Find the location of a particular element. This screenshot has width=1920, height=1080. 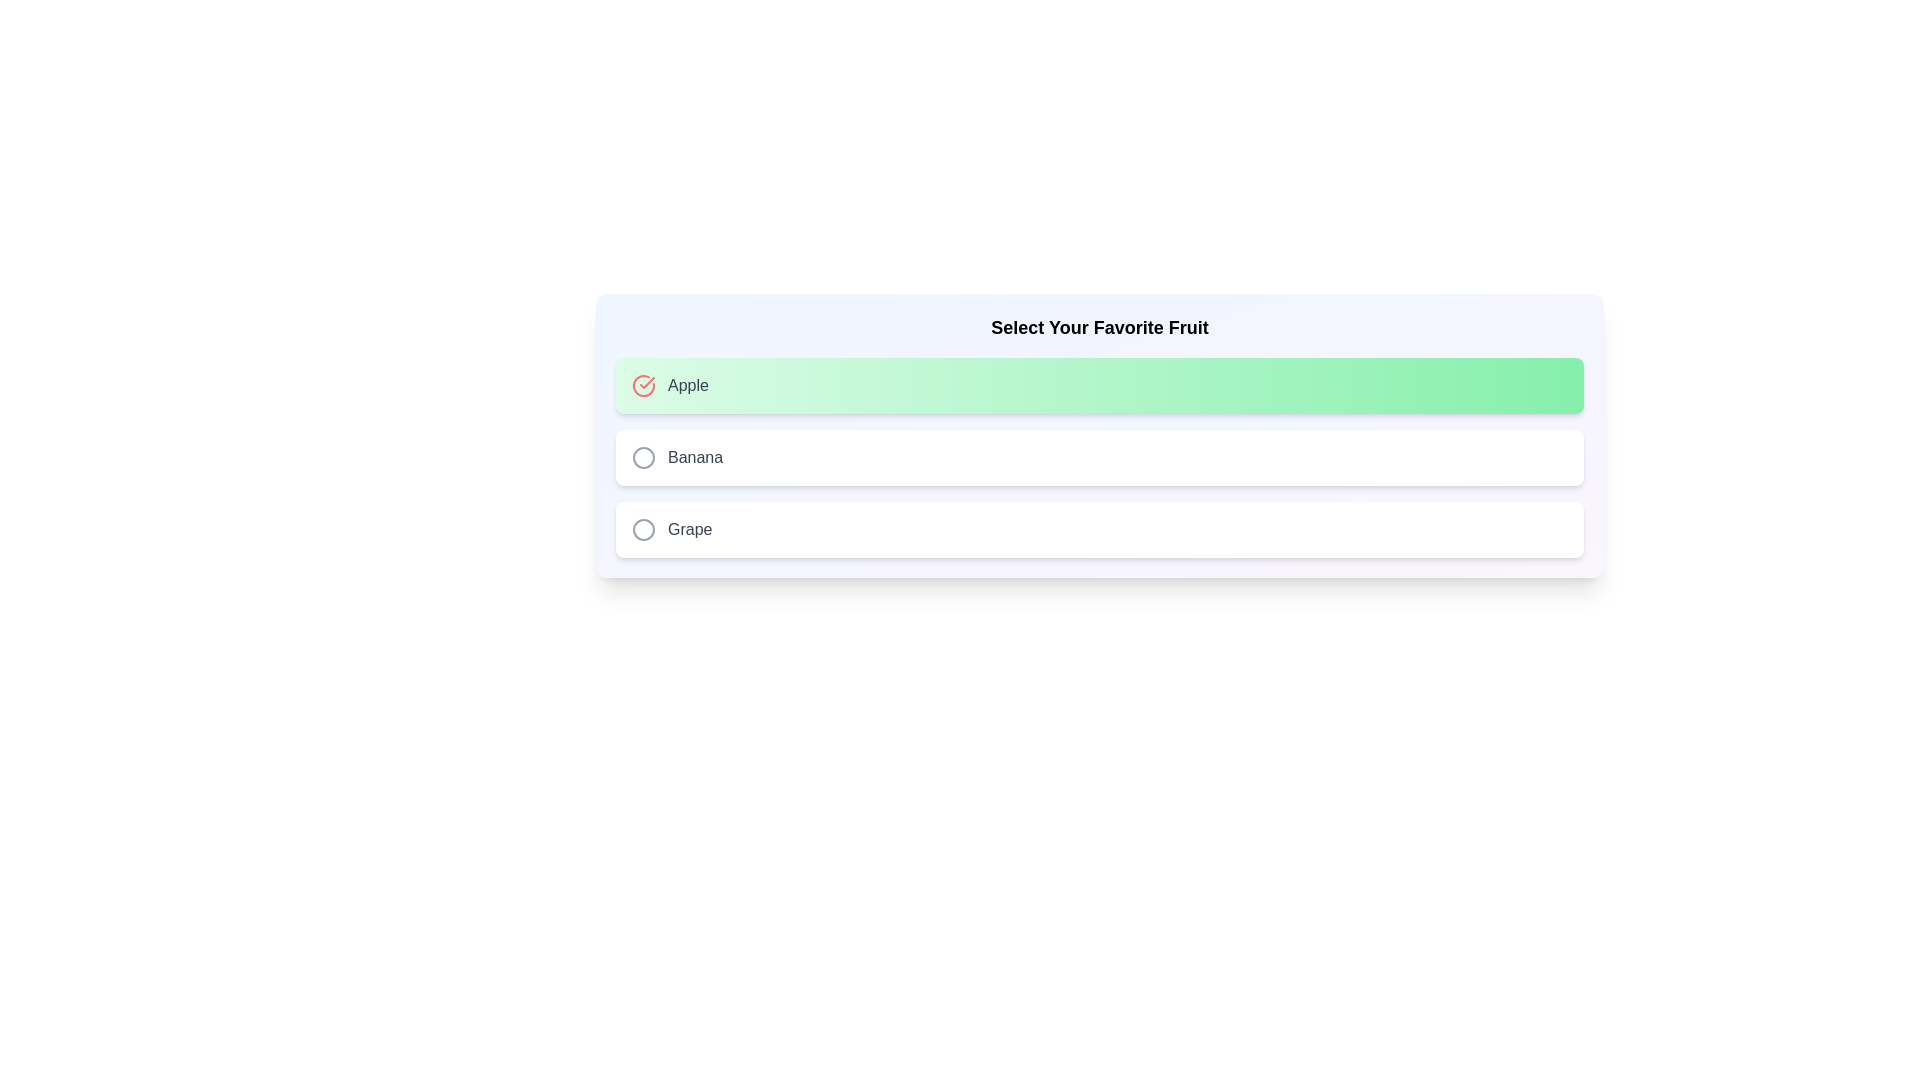

the content displayed on the 'Apple' text label, which is located in a gradient green block at the top-left corner, aligned to the right of a red circular icon is located at coordinates (688, 385).